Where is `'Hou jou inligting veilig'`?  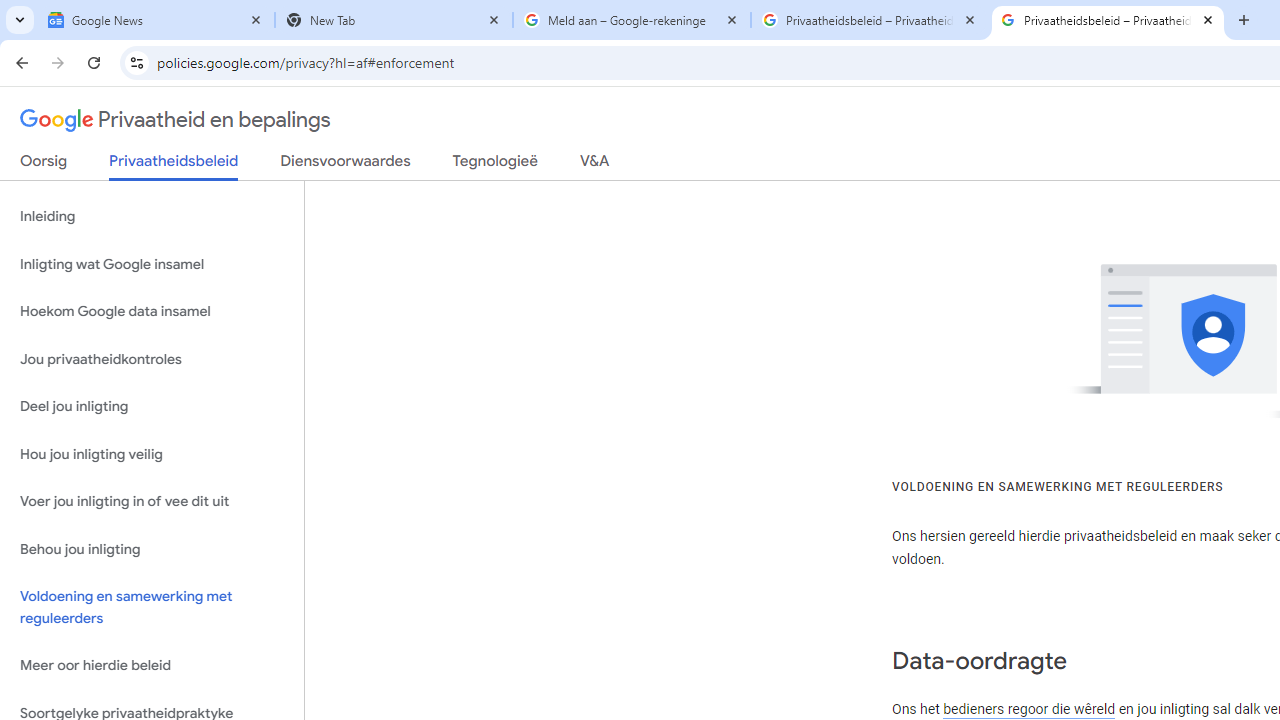 'Hou jou inligting veilig' is located at coordinates (151, 454).